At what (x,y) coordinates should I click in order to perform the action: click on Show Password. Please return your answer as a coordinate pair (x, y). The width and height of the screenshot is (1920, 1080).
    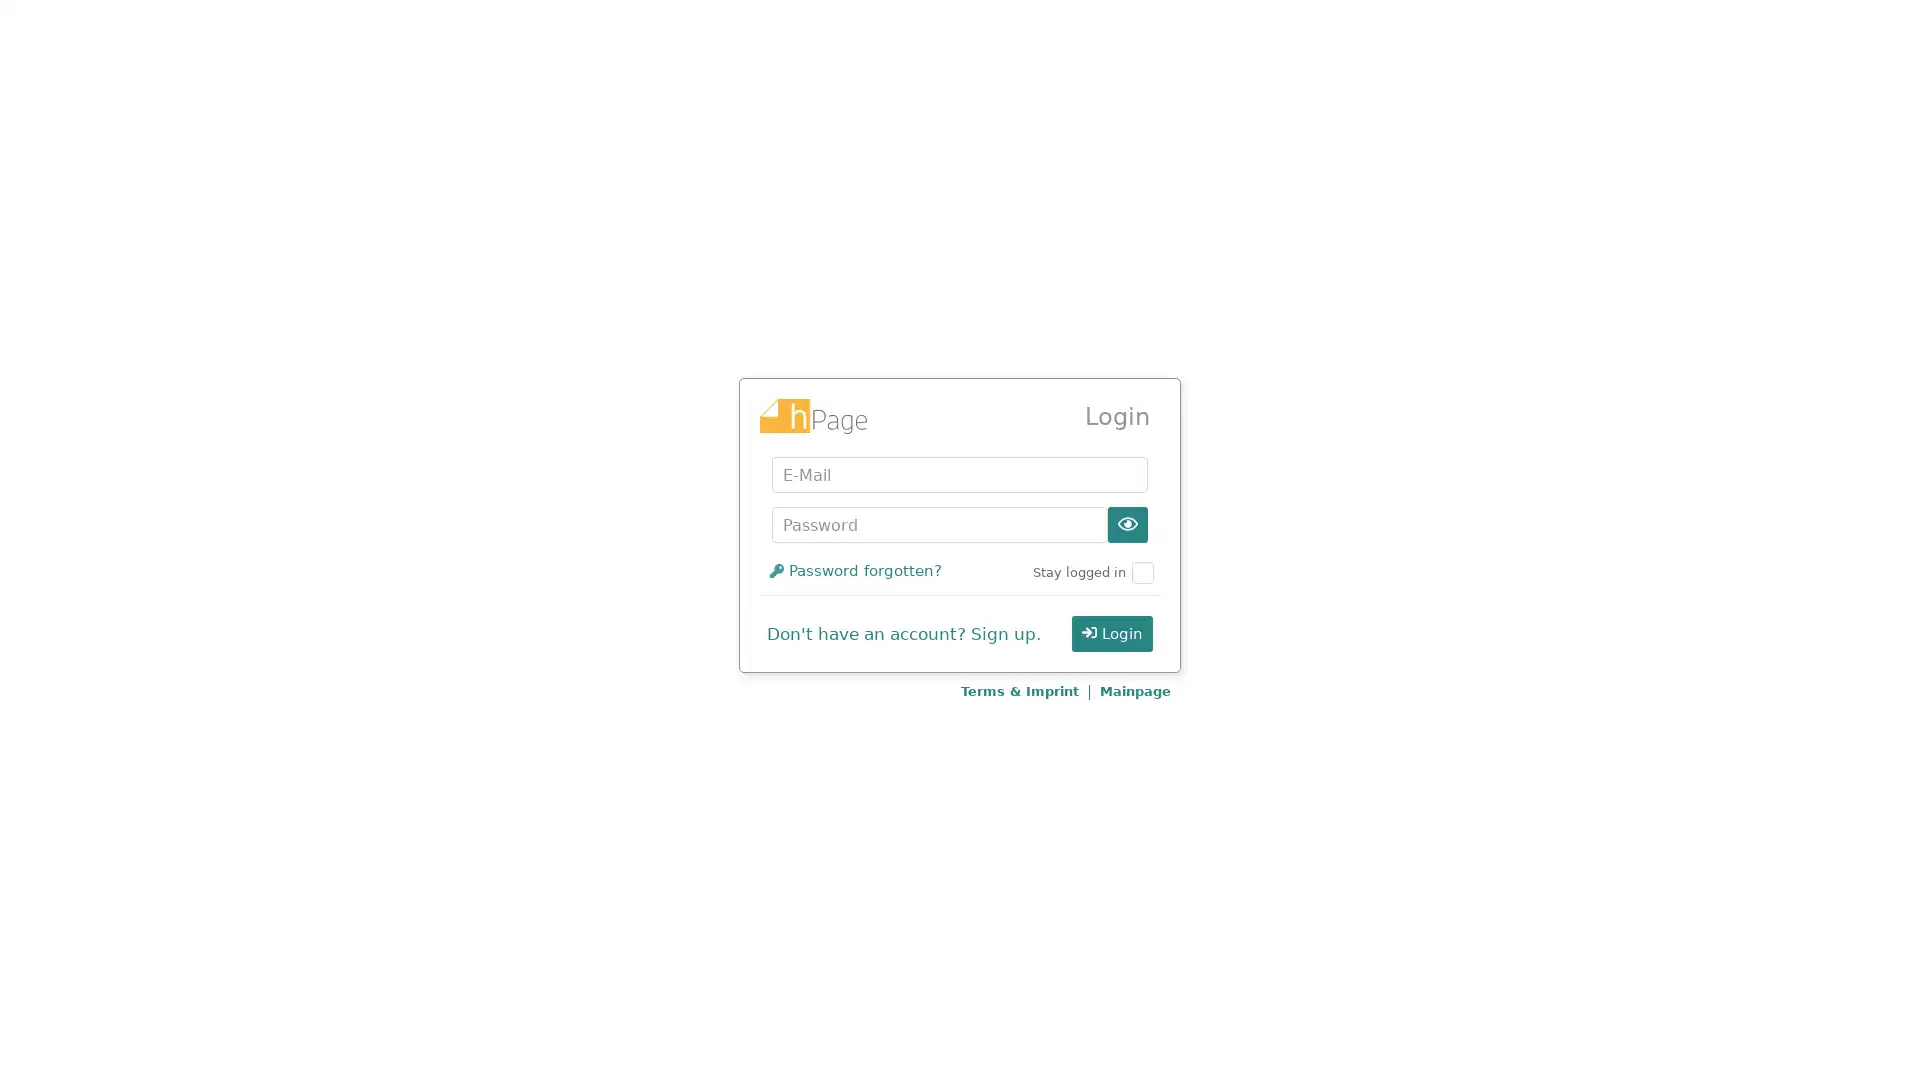
    Looking at the image, I should click on (1128, 523).